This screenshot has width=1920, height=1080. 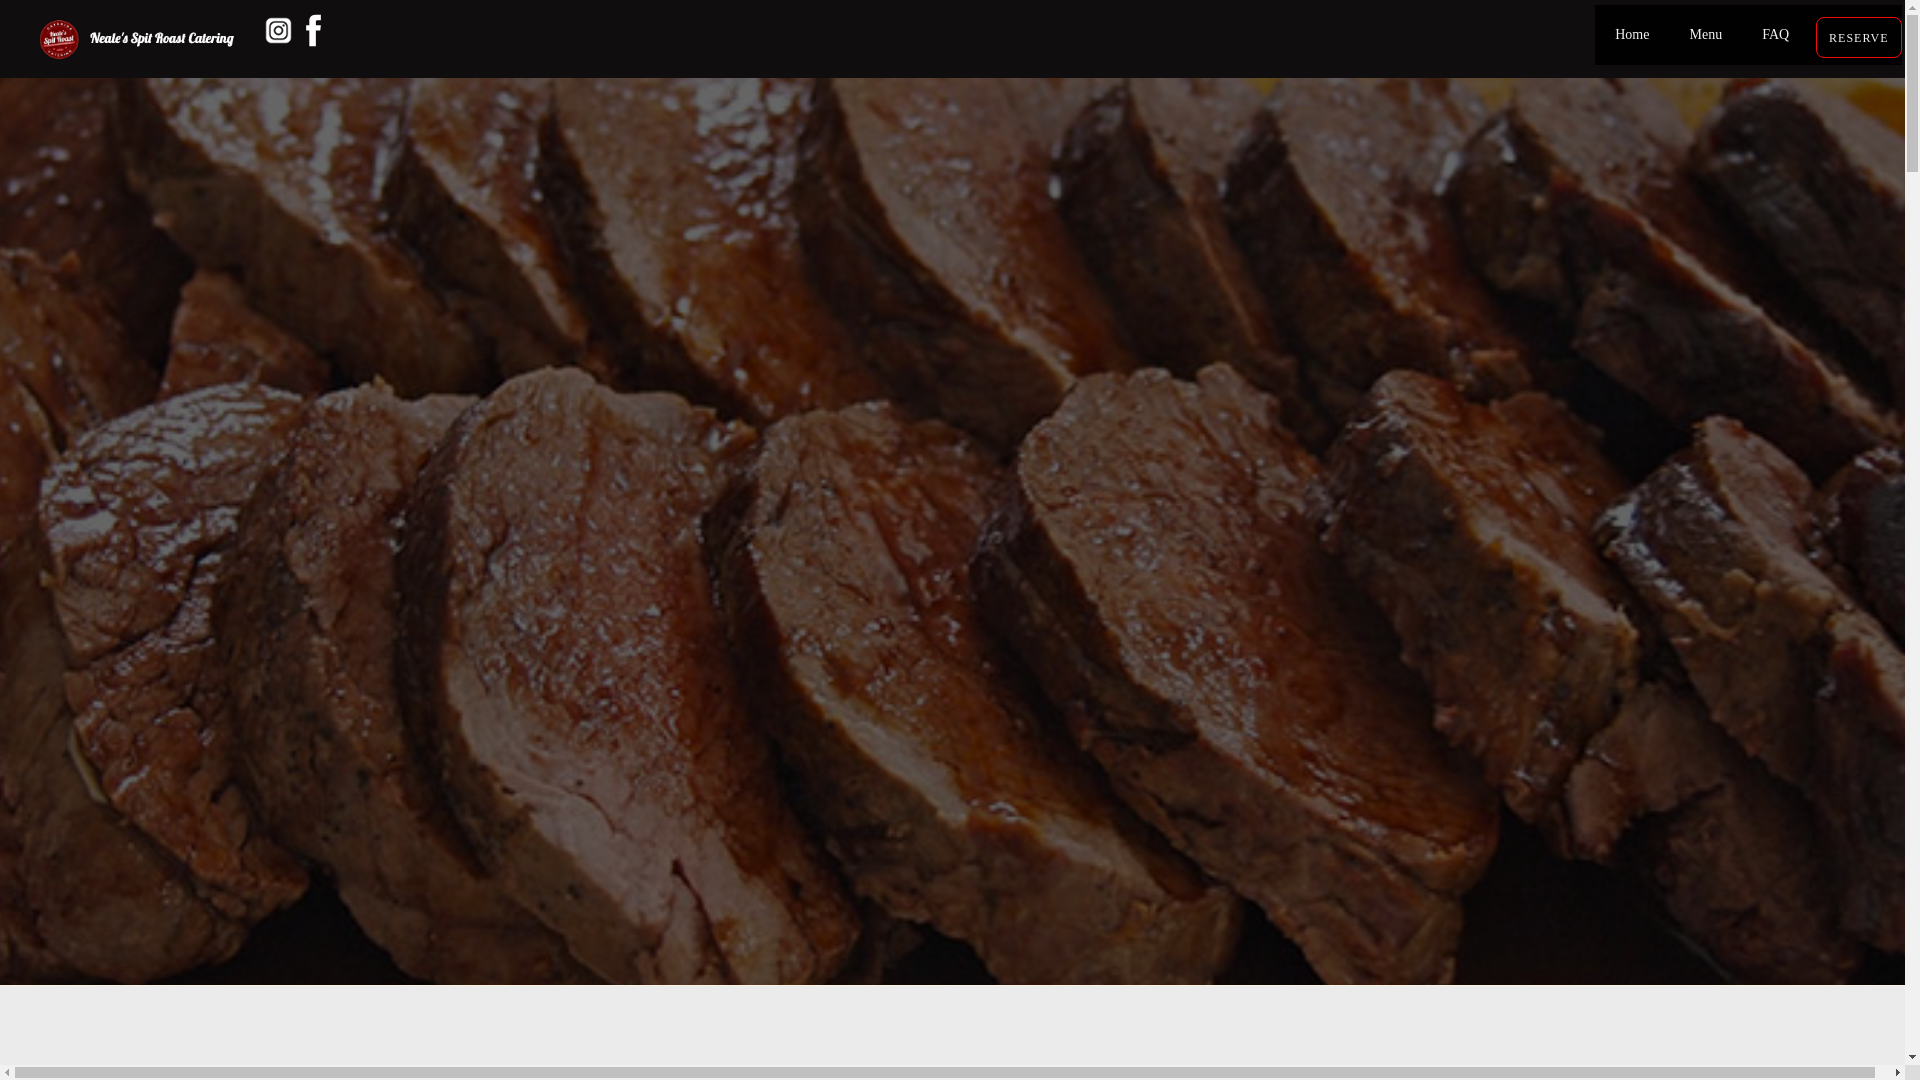 What do you see at coordinates (1775, 34) in the screenshot?
I see `'FAQ'` at bounding box center [1775, 34].